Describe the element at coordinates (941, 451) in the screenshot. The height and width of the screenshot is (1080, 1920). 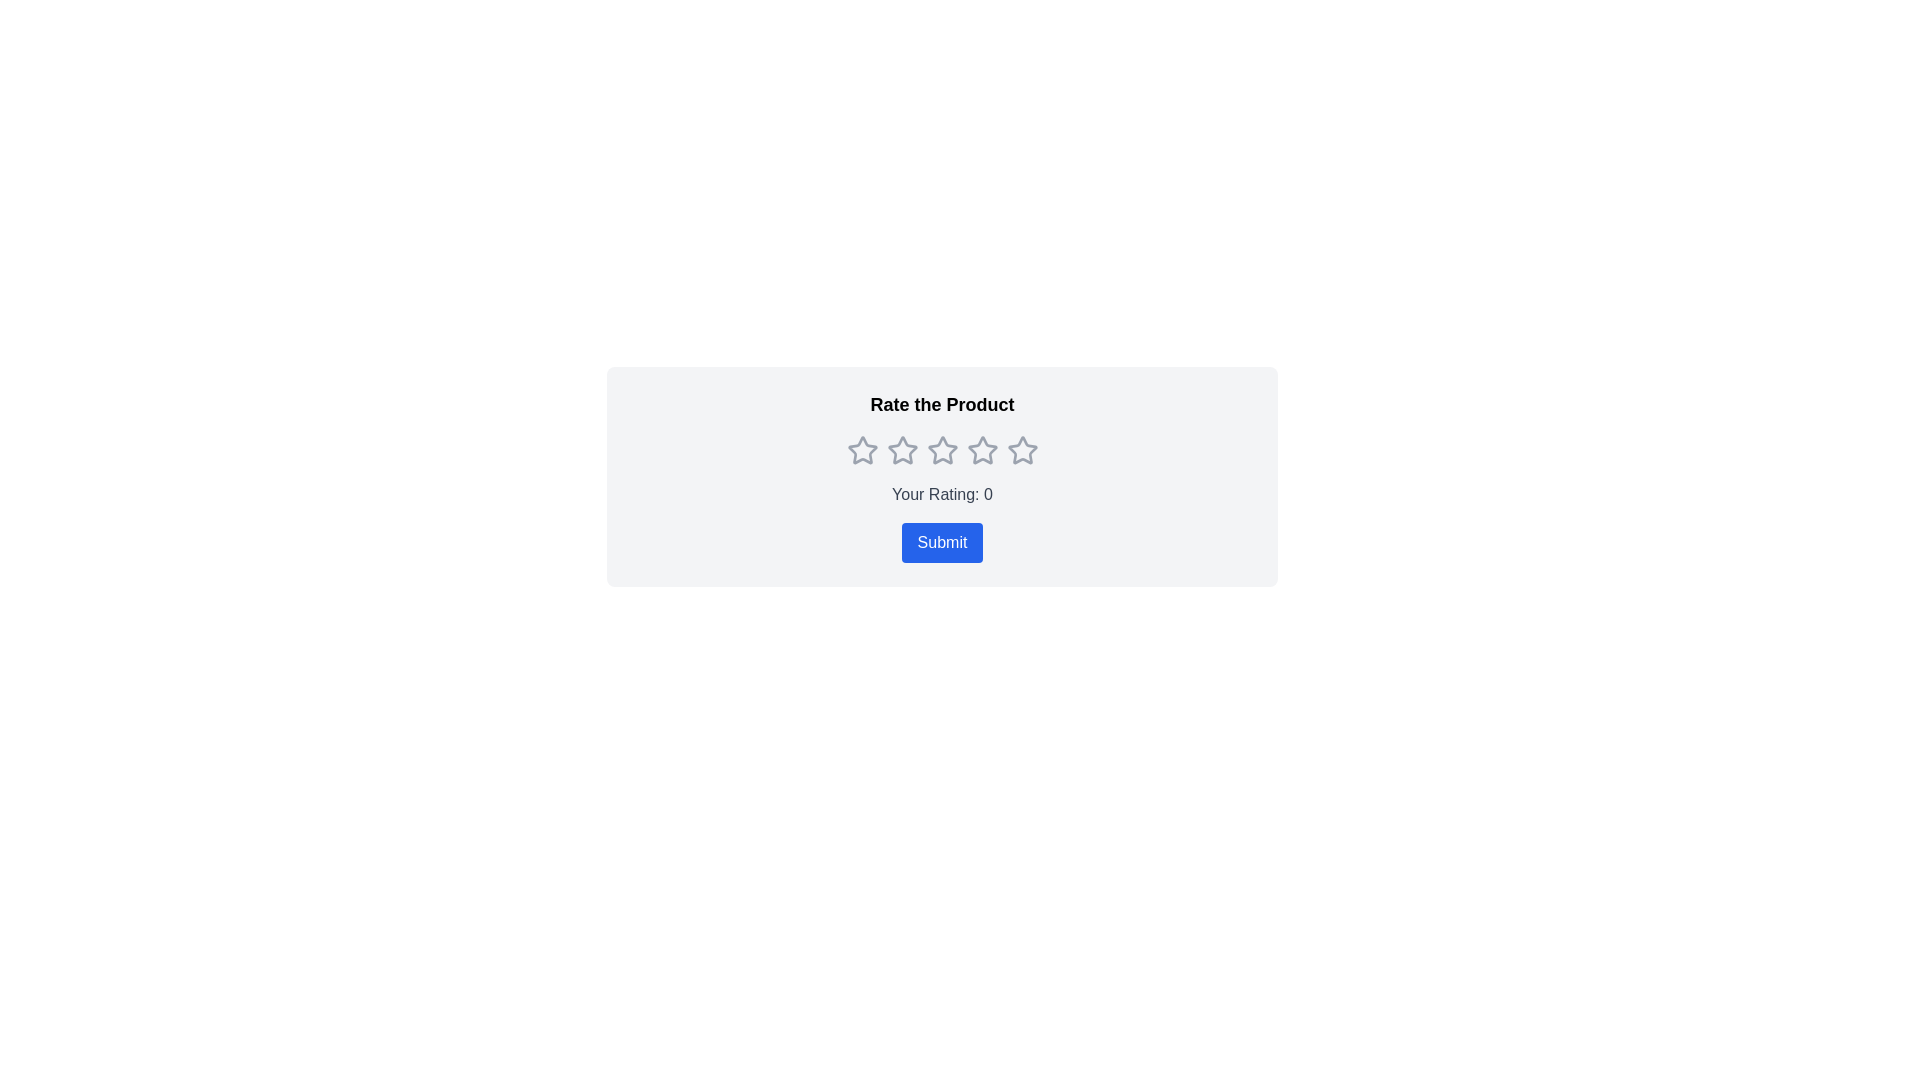
I see `the third star in the five-star rating system` at that location.